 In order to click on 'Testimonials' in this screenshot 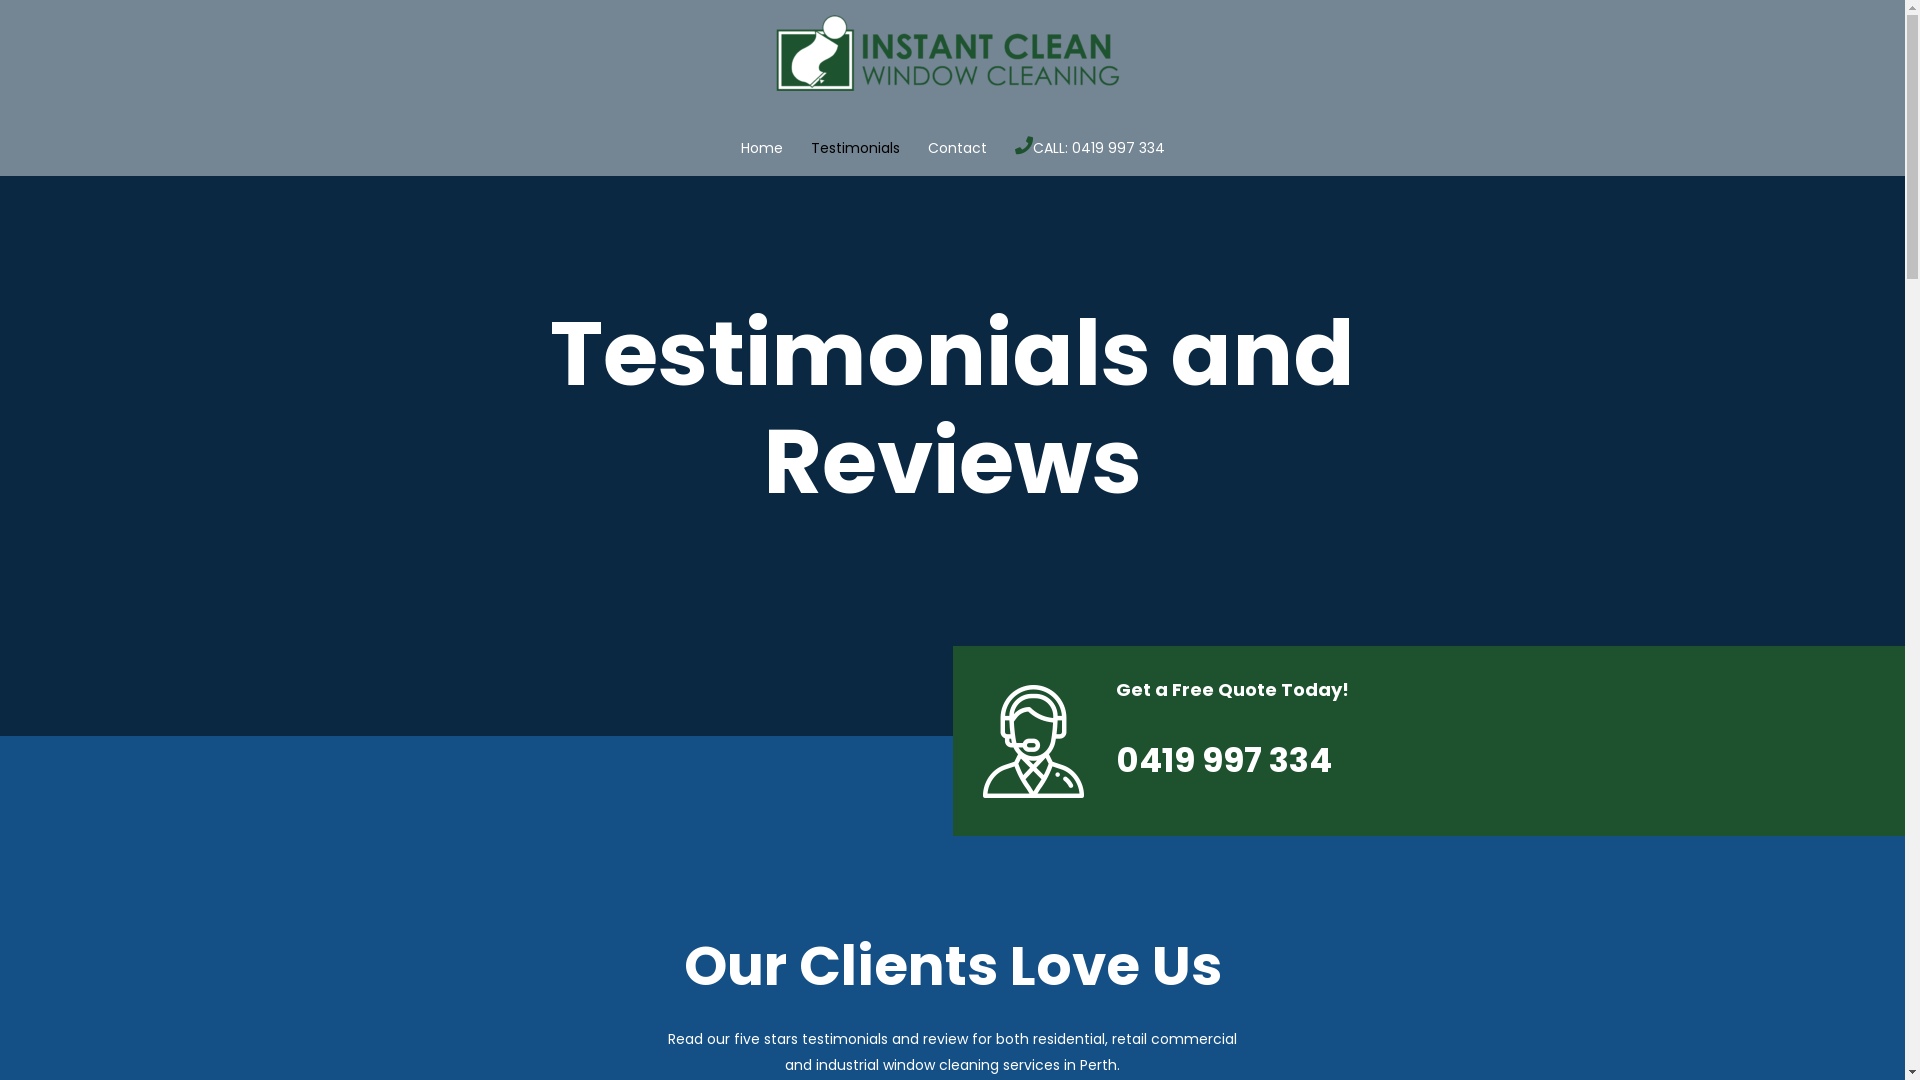, I will do `click(795, 146)`.